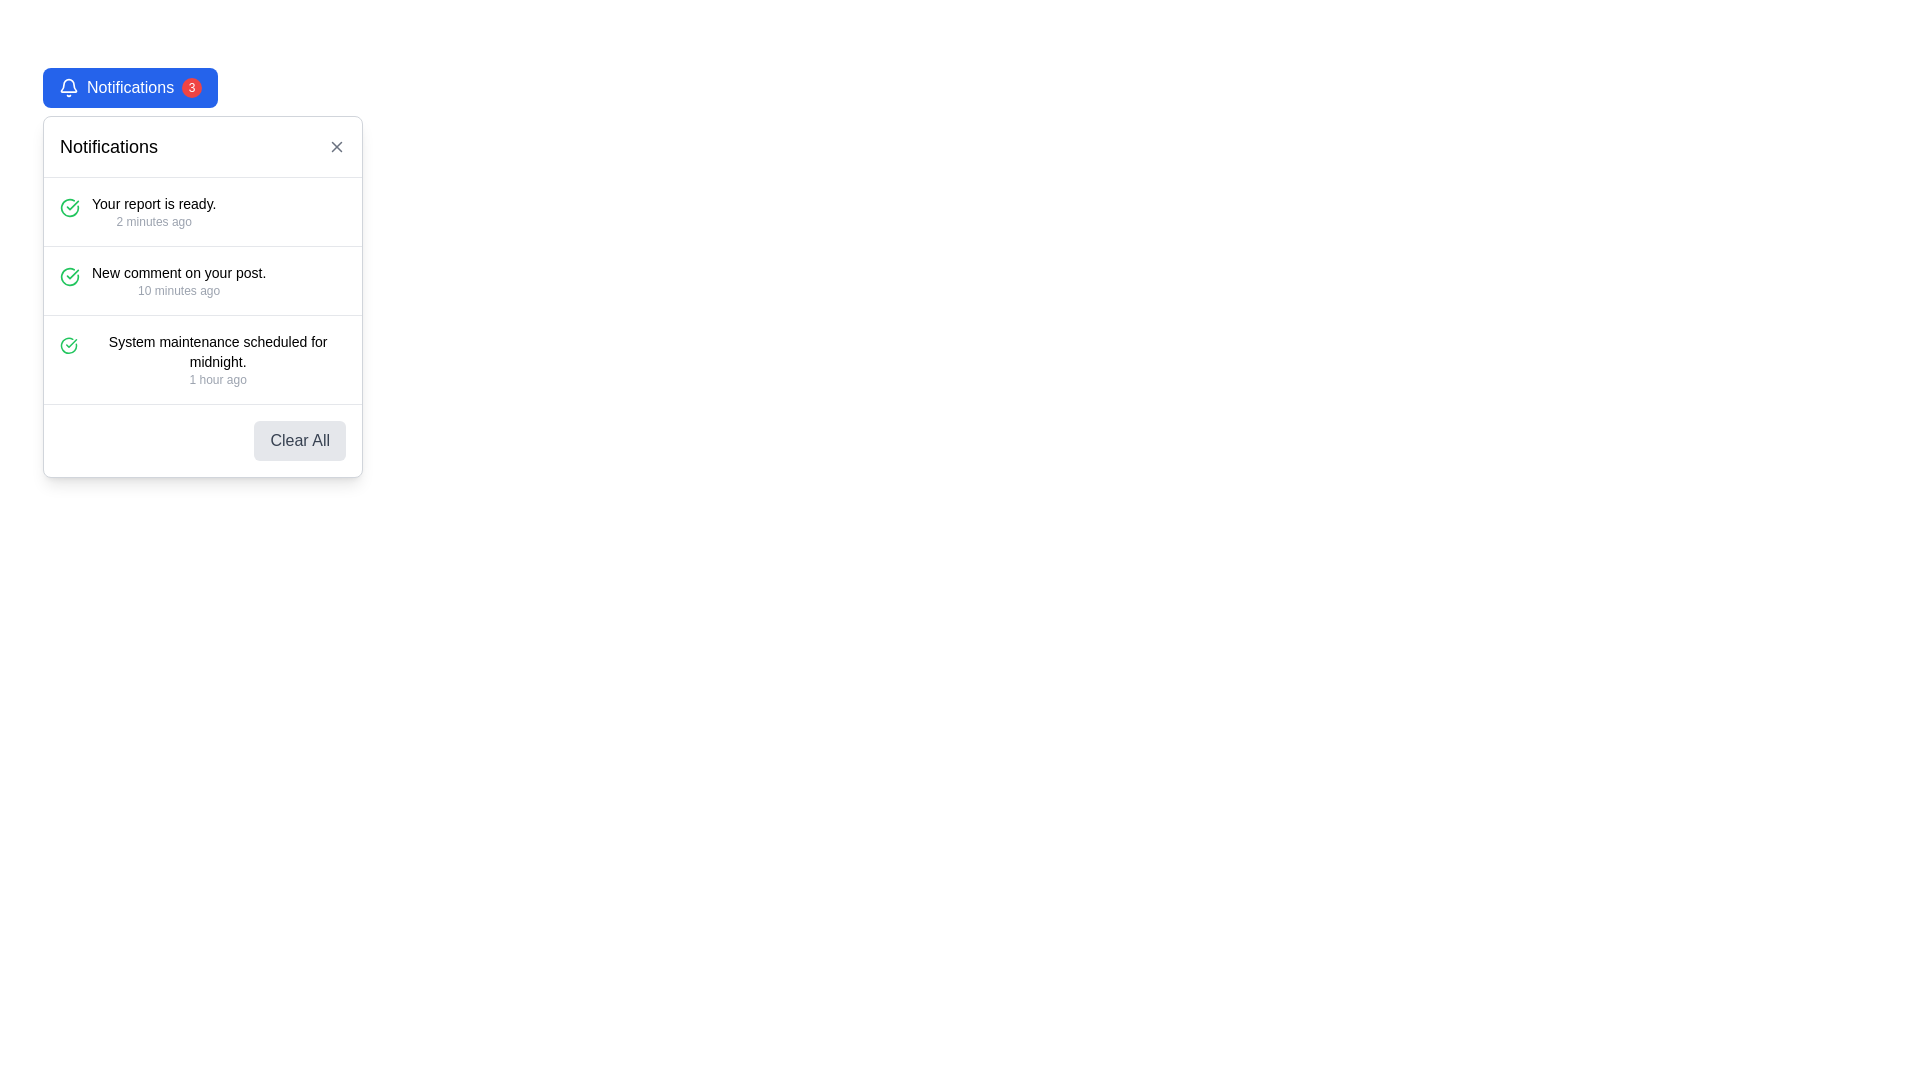  I want to click on the notification list element located within the dropdown box beneath the 'Notifications' header and above the 'Clear All' button for interaction, so click(202, 290).